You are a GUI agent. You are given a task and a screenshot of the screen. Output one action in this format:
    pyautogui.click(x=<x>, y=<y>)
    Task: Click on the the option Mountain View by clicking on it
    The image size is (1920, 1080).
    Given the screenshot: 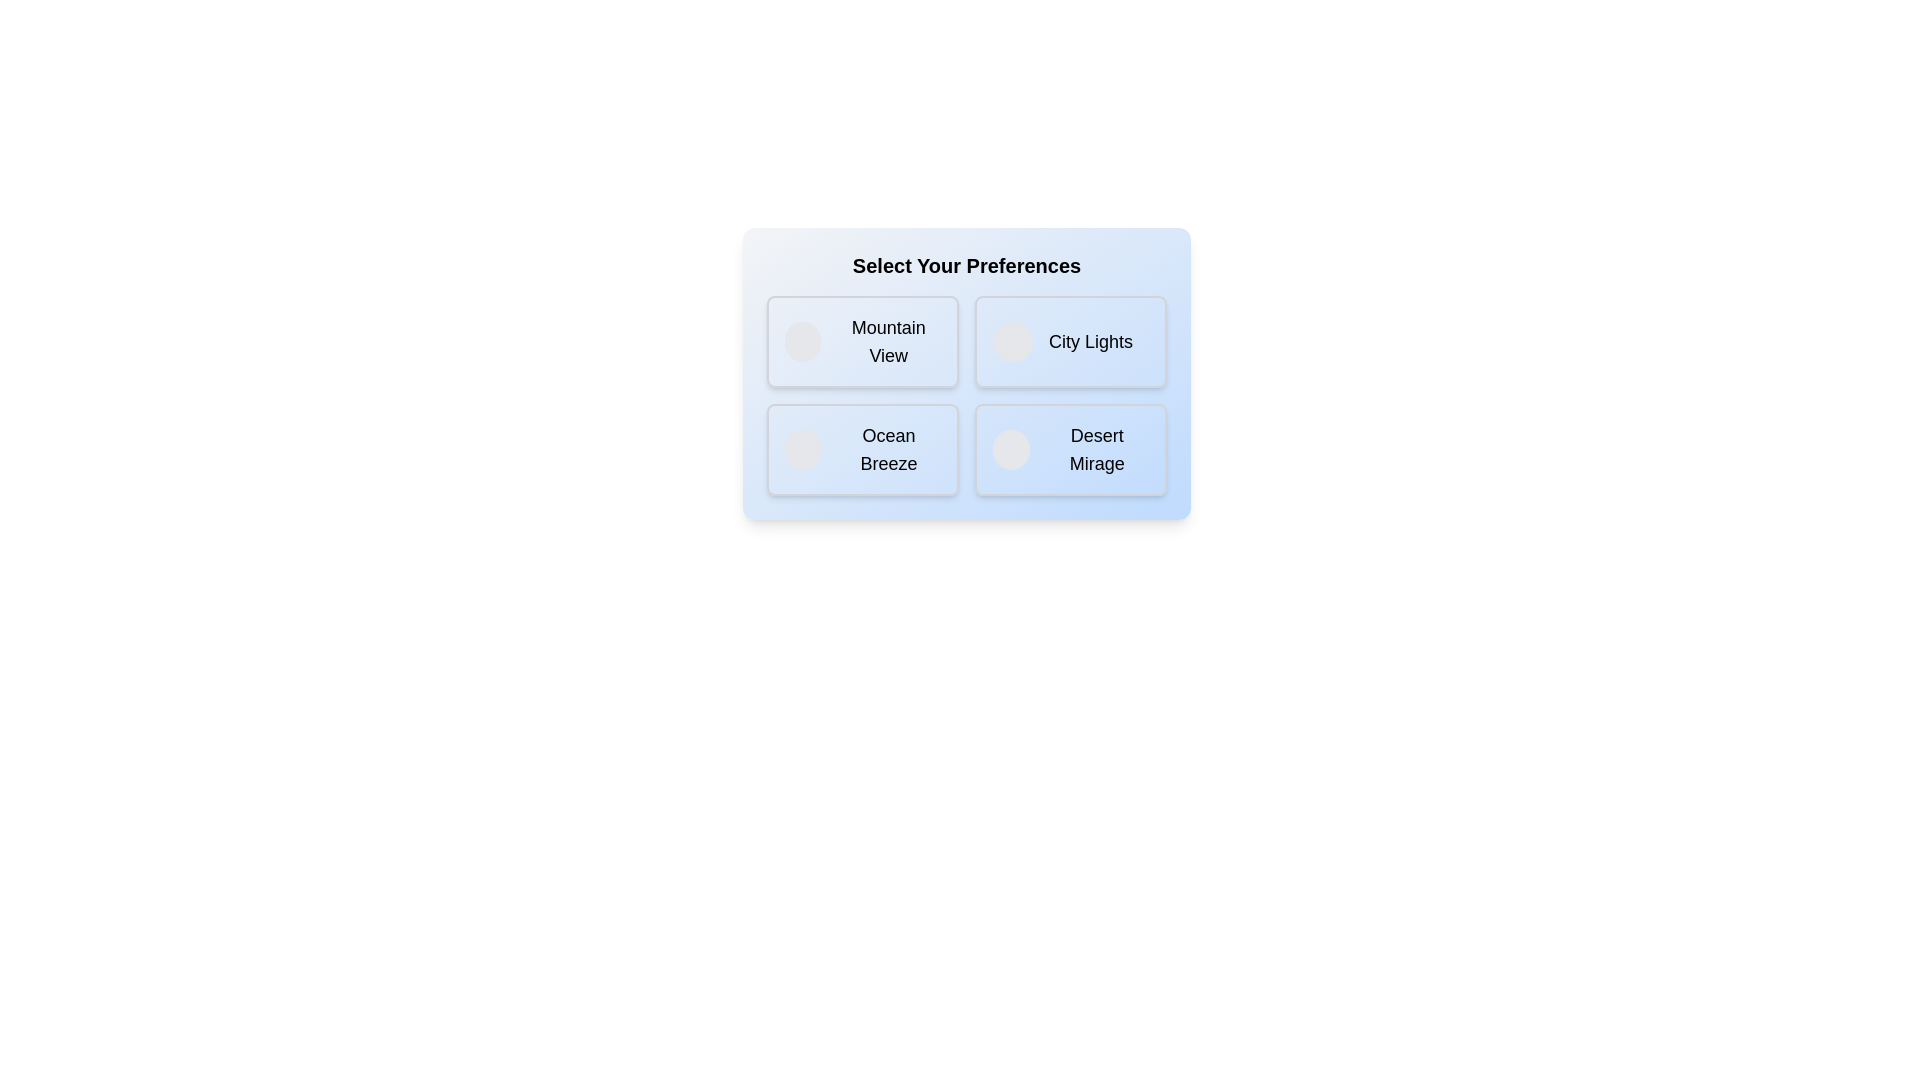 What is the action you would take?
    pyautogui.click(x=863, y=341)
    